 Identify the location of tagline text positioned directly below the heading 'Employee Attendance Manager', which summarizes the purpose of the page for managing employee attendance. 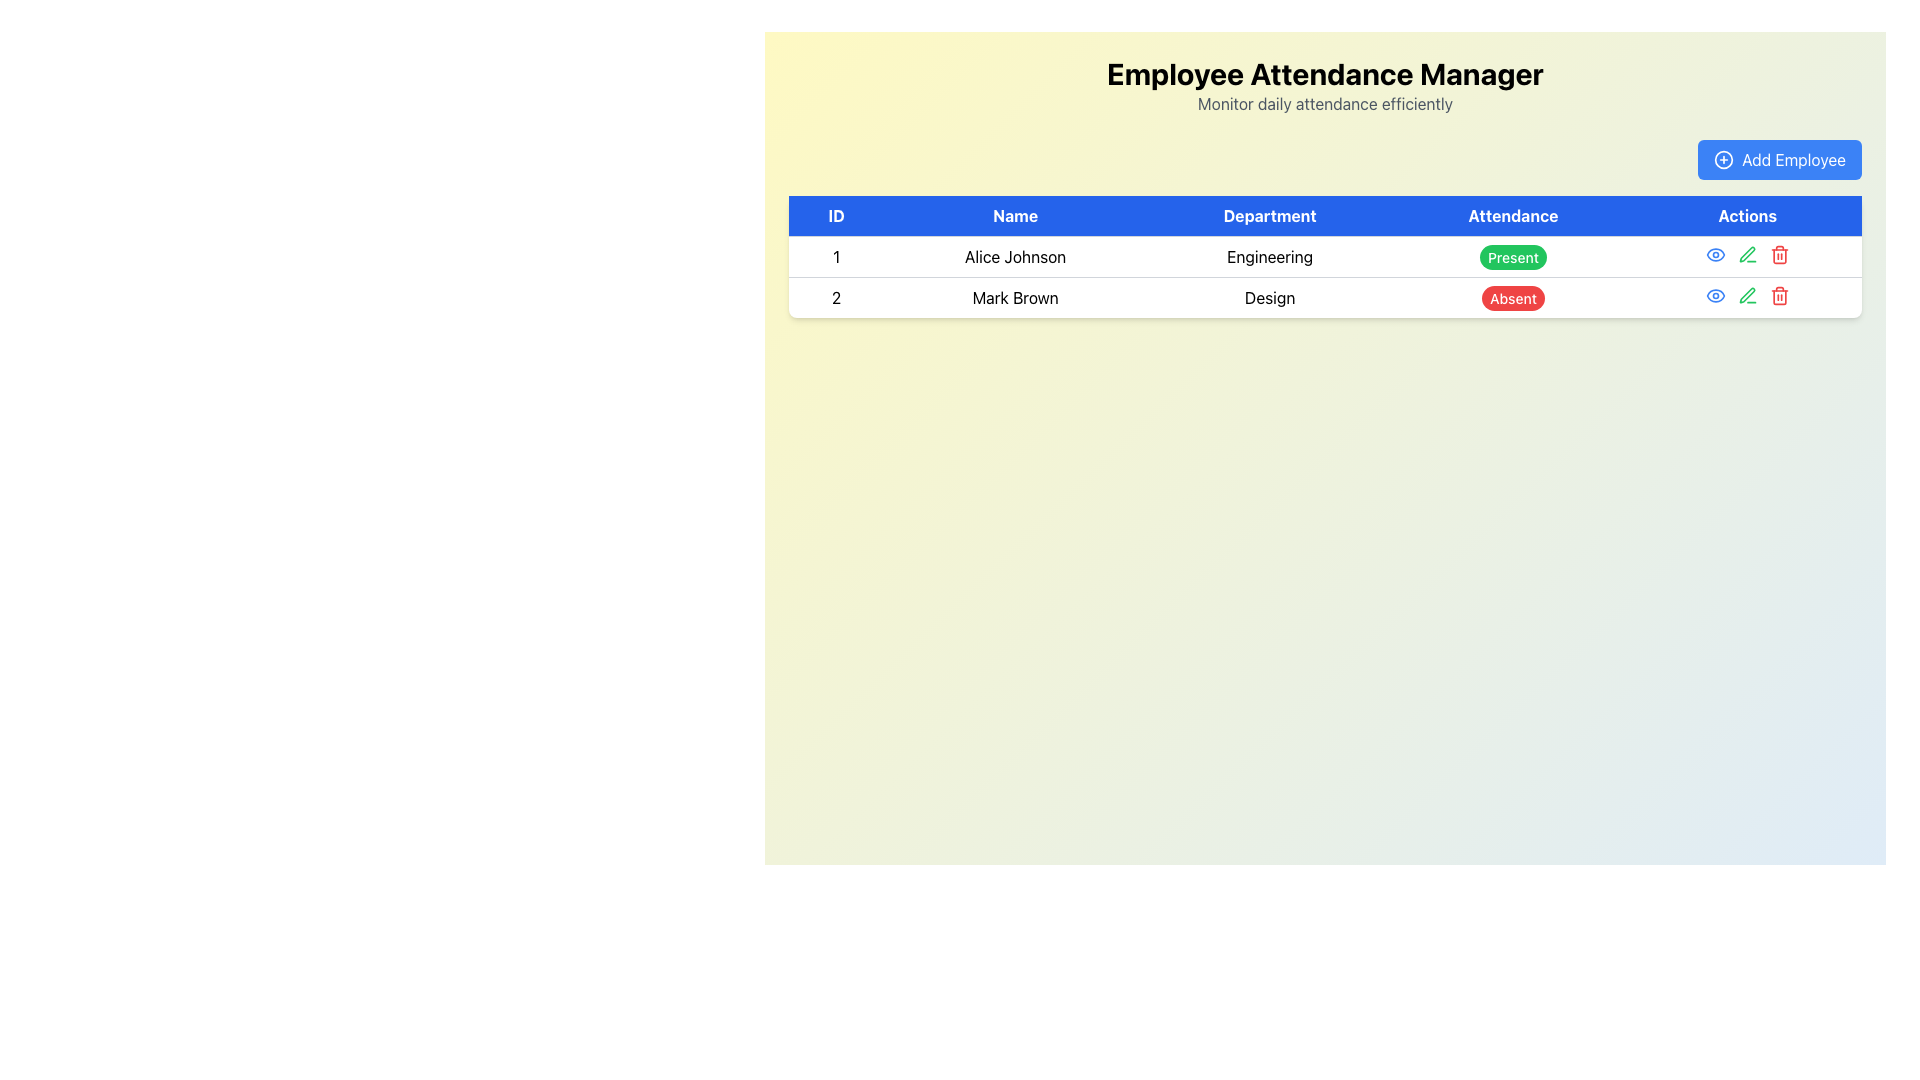
(1325, 104).